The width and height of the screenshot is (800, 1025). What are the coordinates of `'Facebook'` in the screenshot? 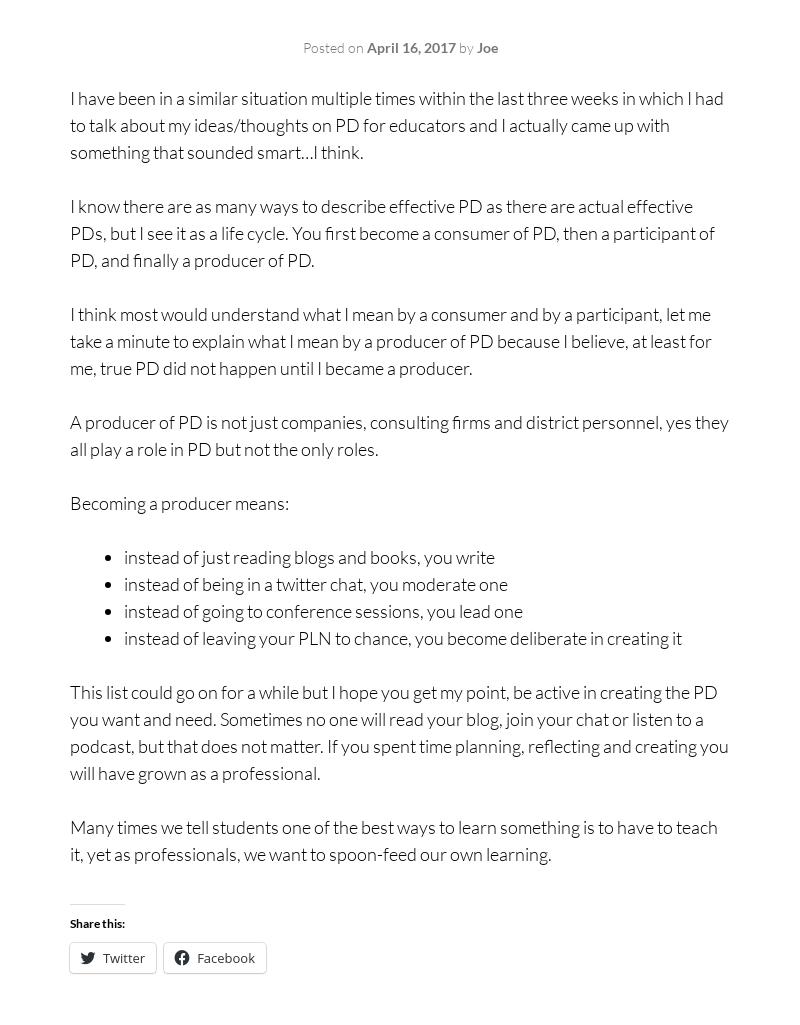 It's located at (225, 957).